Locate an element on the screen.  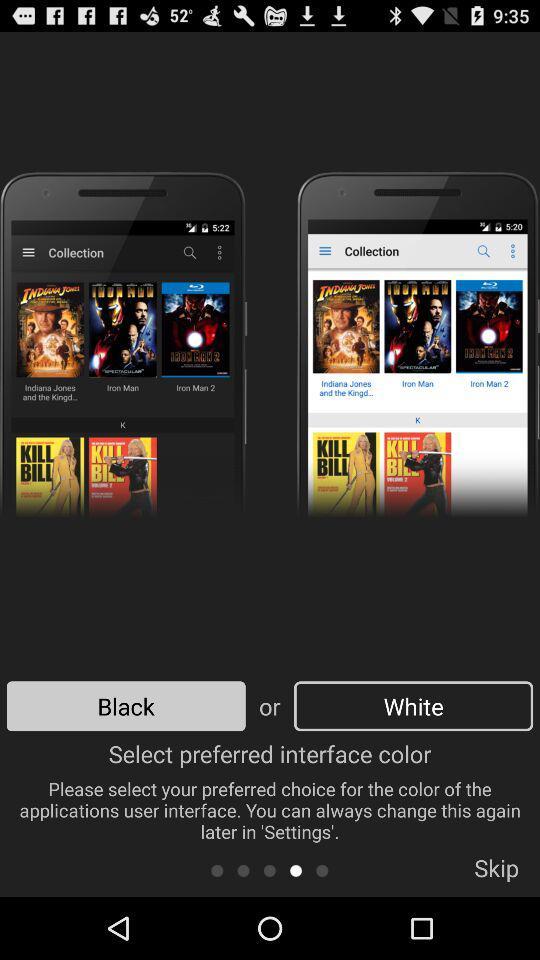
scroll backwards in the list of options is located at coordinates (243, 869).